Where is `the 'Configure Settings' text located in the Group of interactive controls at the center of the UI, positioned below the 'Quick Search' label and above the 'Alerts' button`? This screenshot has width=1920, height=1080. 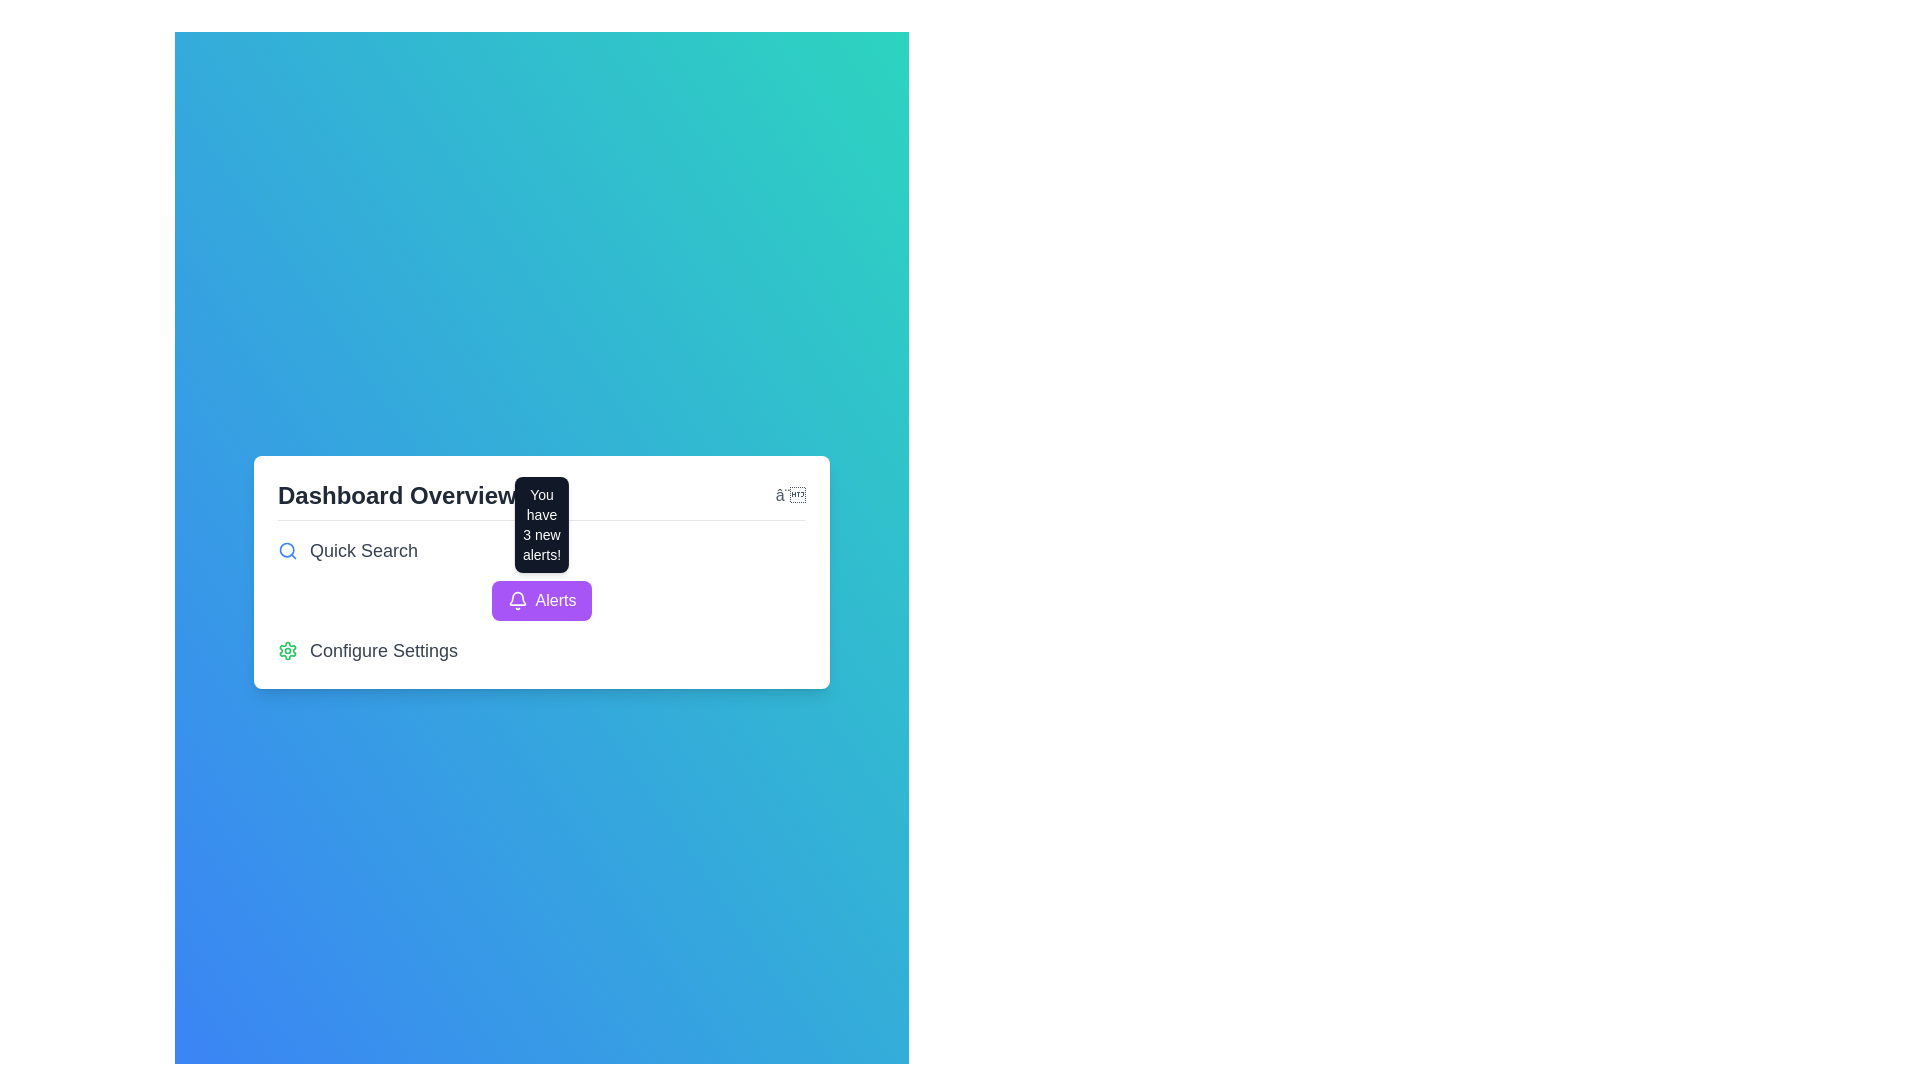
the 'Configure Settings' text located in the Group of interactive controls at the center of the UI, positioned below the 'Quick Search' label and above the 'Alerts' button is located at coordinates (542, 599).